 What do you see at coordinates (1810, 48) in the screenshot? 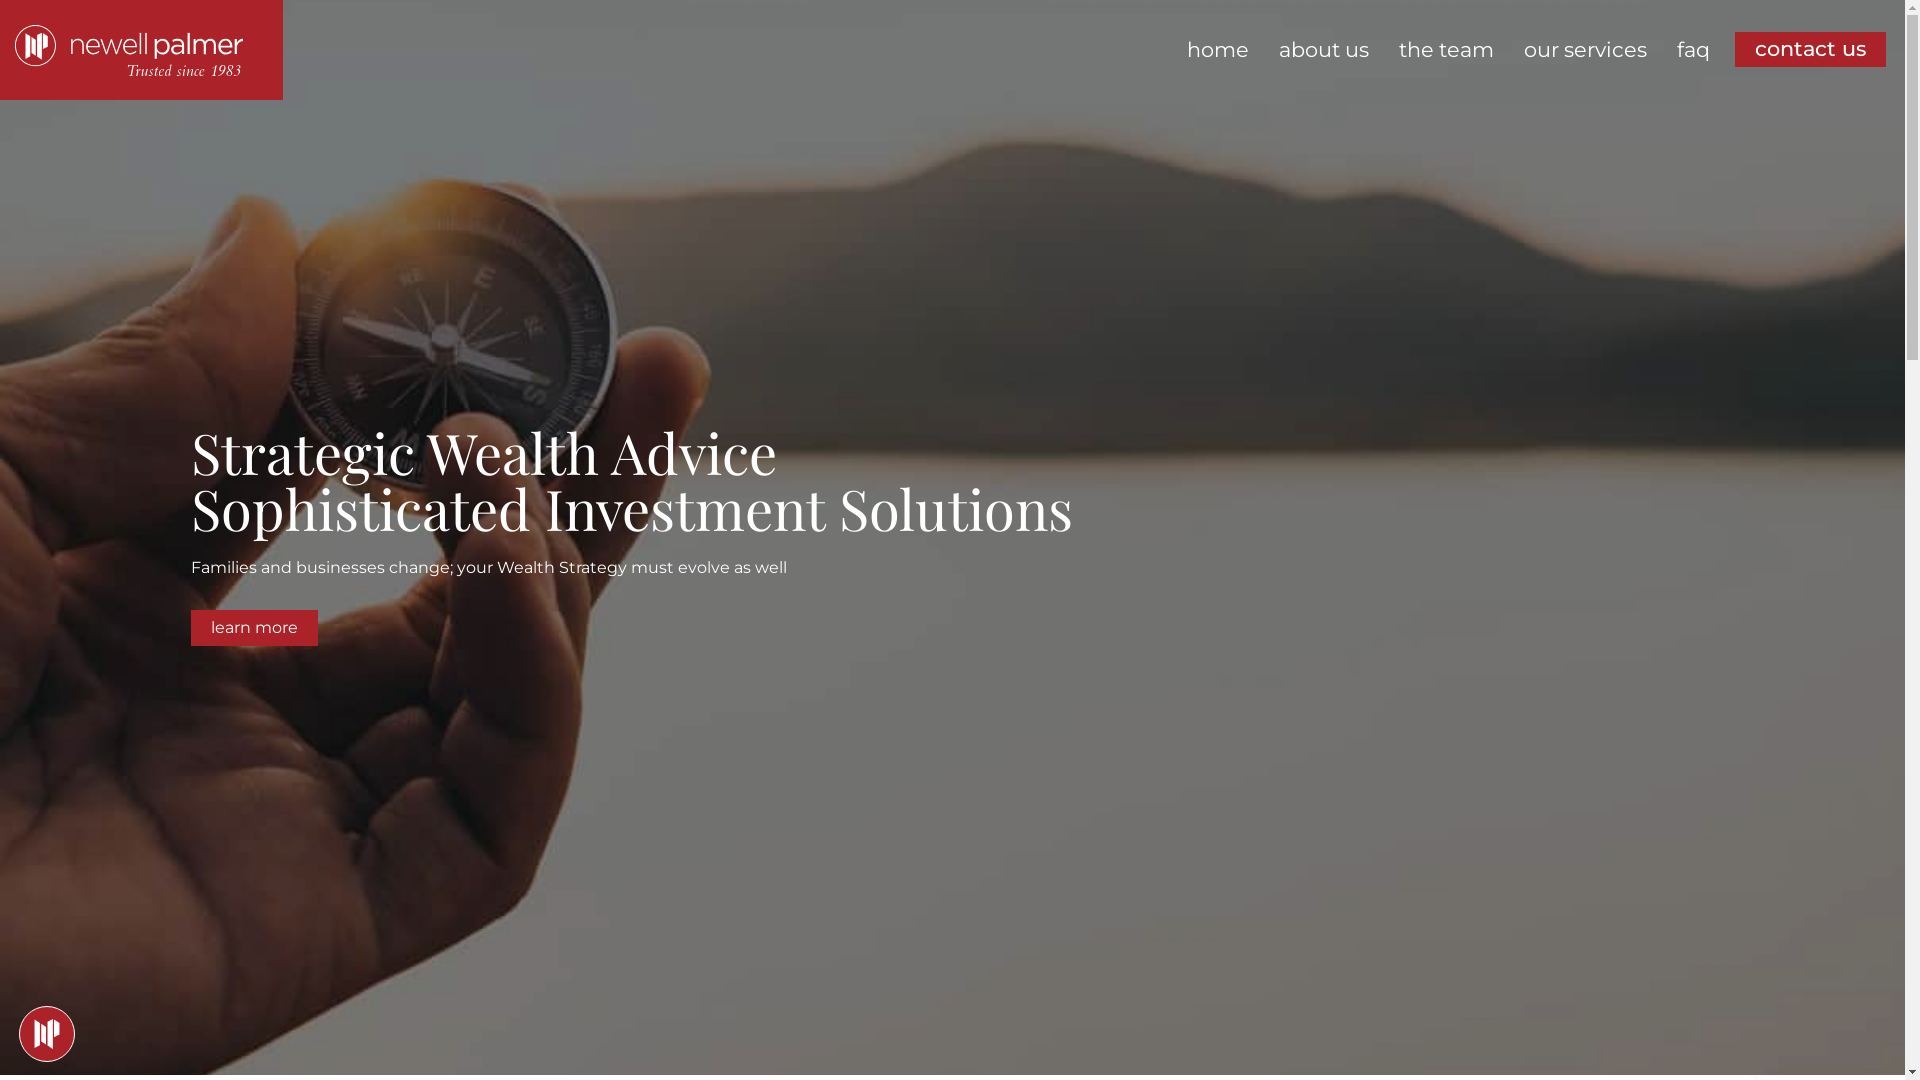
I see `'contact us'` at bounding box center [1810, 48].